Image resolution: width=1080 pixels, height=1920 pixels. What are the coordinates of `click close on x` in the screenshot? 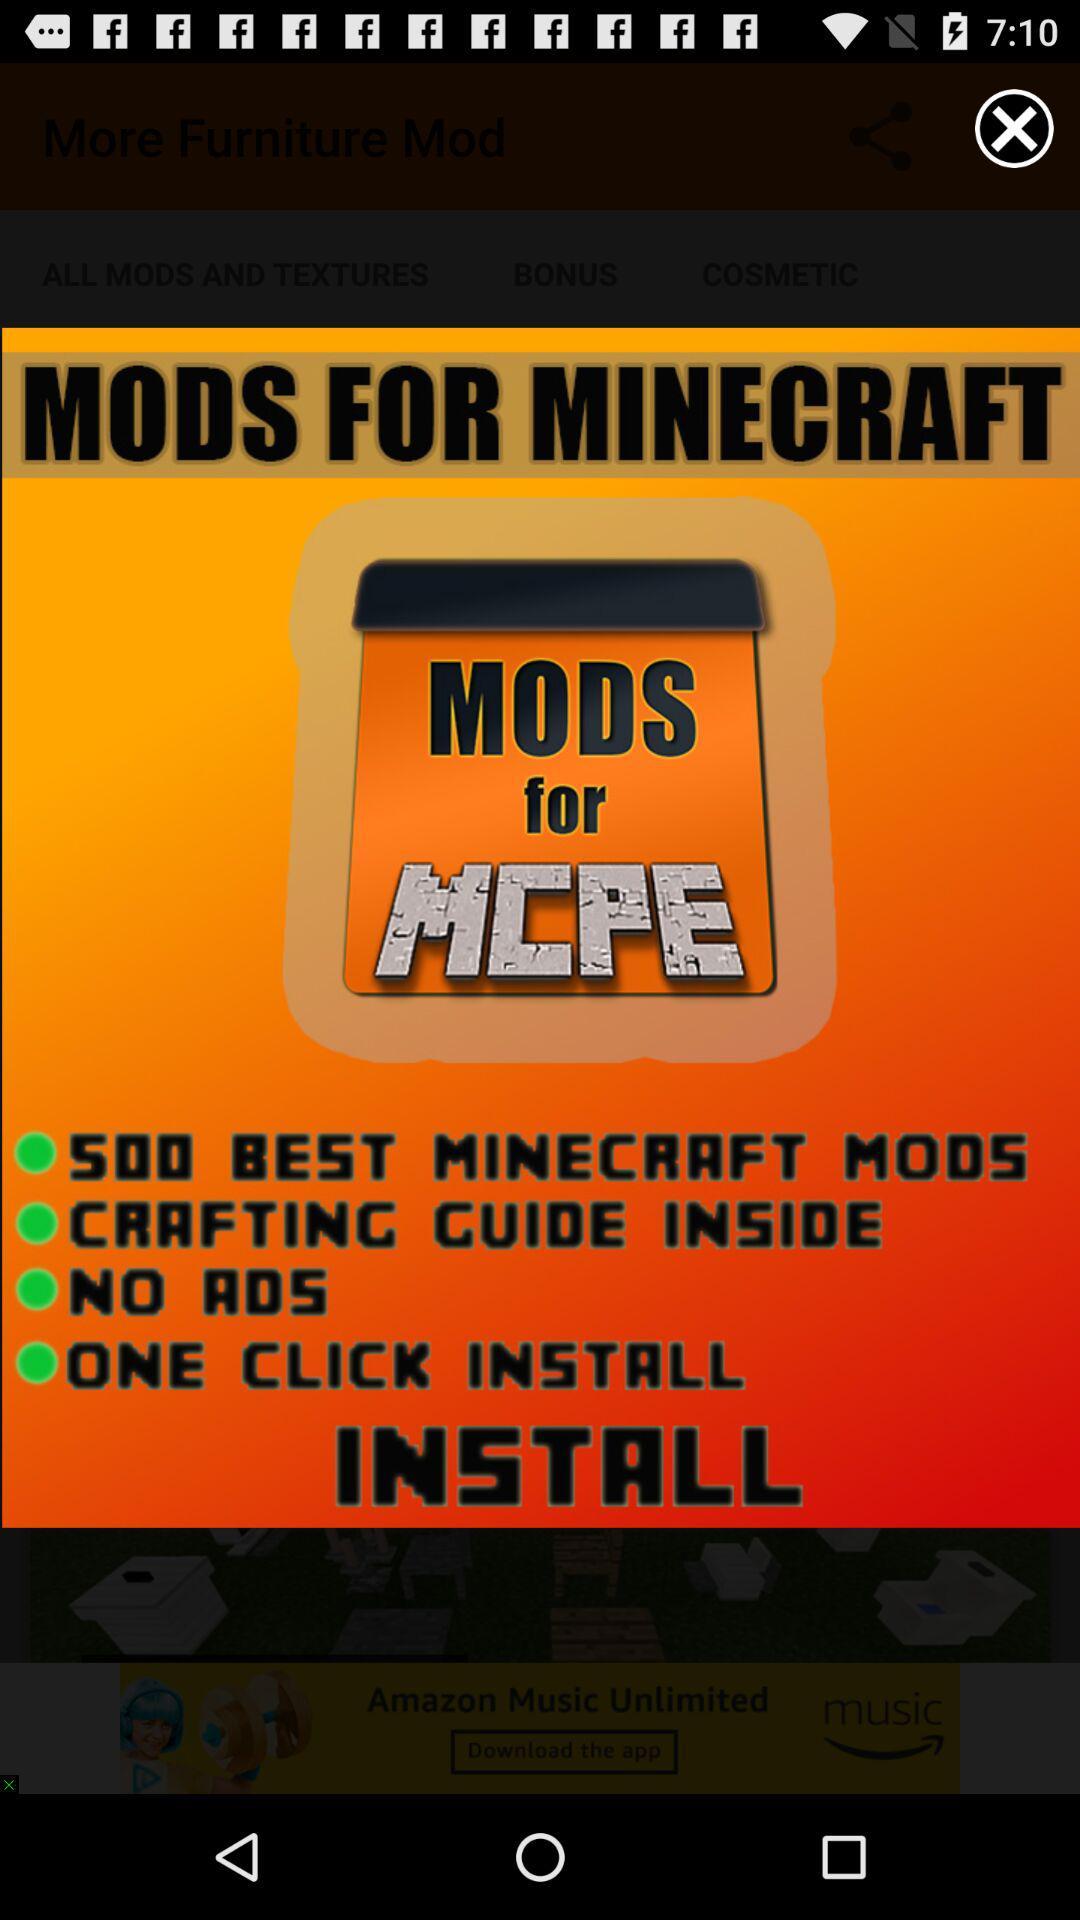 It's located at (1014, 127).